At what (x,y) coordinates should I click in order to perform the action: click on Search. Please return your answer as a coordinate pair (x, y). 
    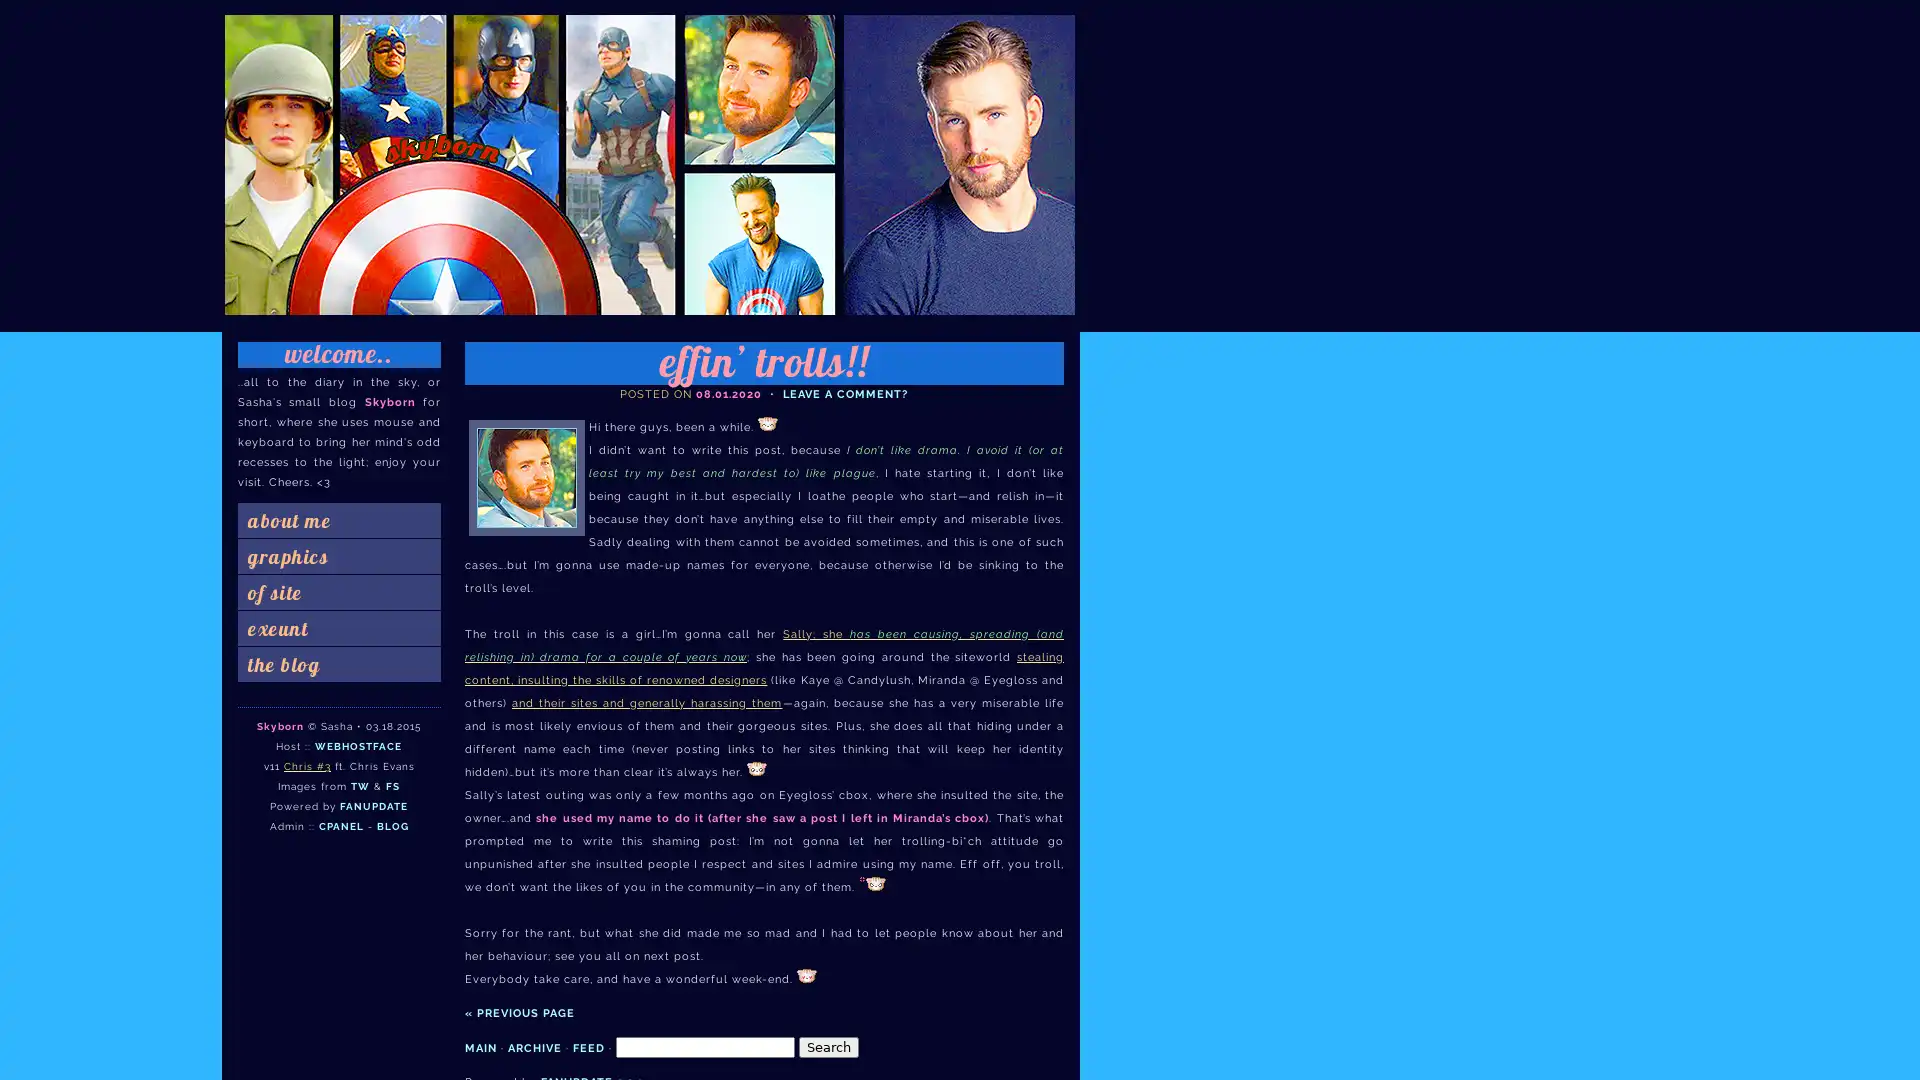
    Looking at the image, I should click on (828, 1045).